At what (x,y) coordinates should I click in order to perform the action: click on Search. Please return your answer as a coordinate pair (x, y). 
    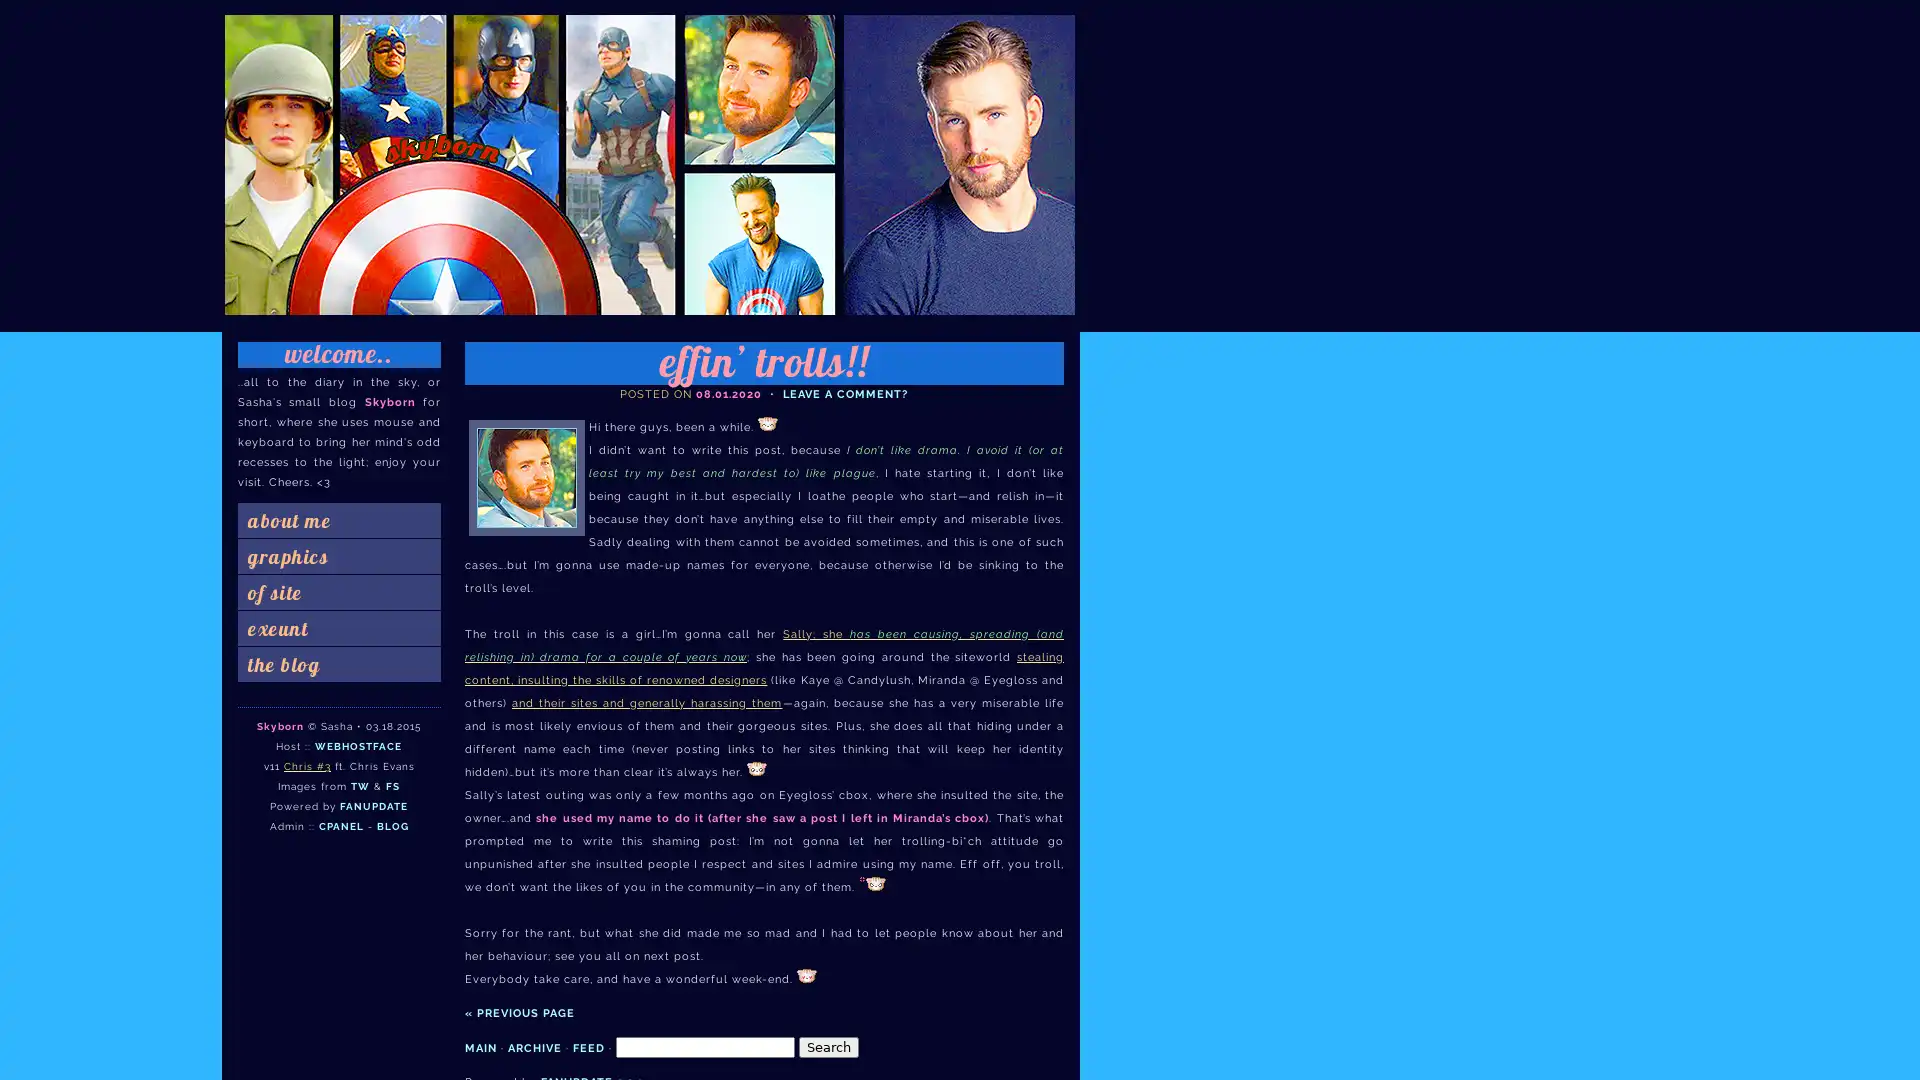
    Looking at the image, I should click on (828, 1045).